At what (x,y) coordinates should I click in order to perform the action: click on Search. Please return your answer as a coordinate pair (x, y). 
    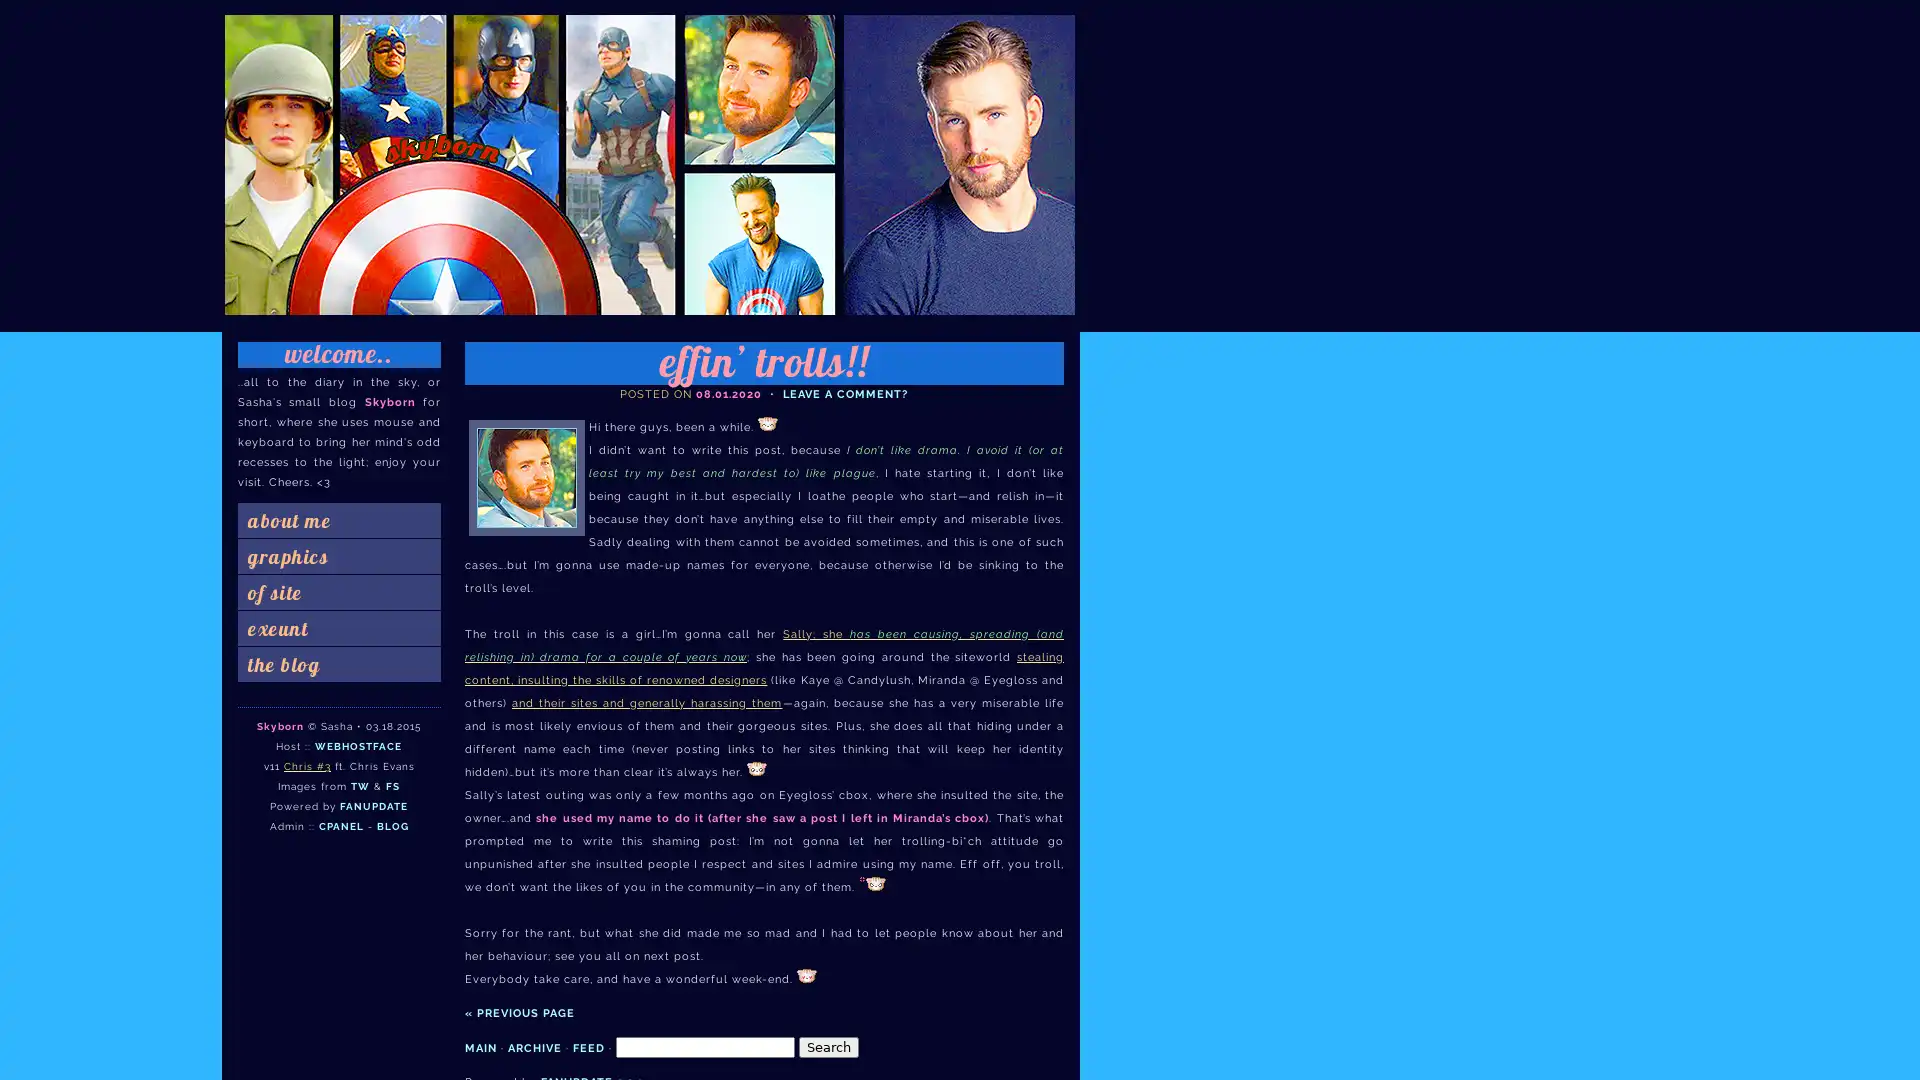
    Looking at the image, I should click on (828, 1045).